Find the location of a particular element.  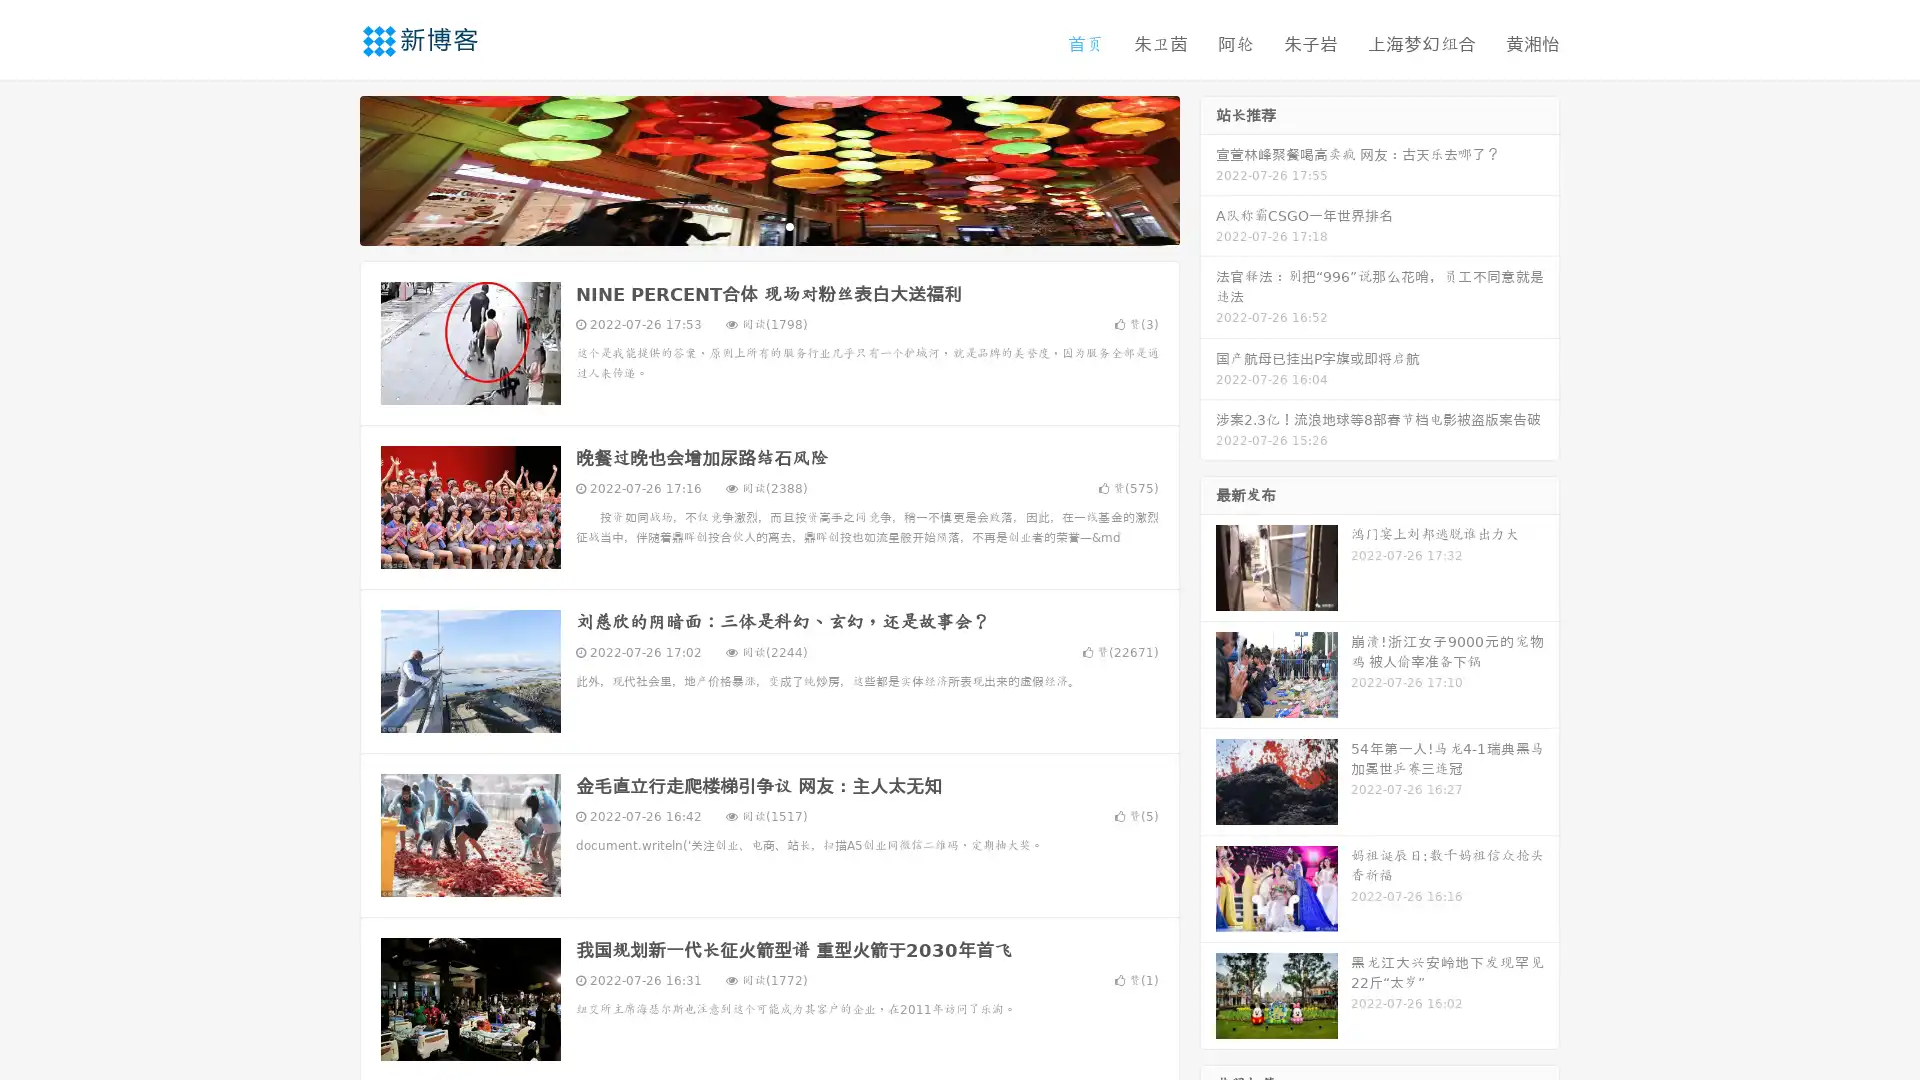

Go to slide 1 is located at coordinates (748, 225).